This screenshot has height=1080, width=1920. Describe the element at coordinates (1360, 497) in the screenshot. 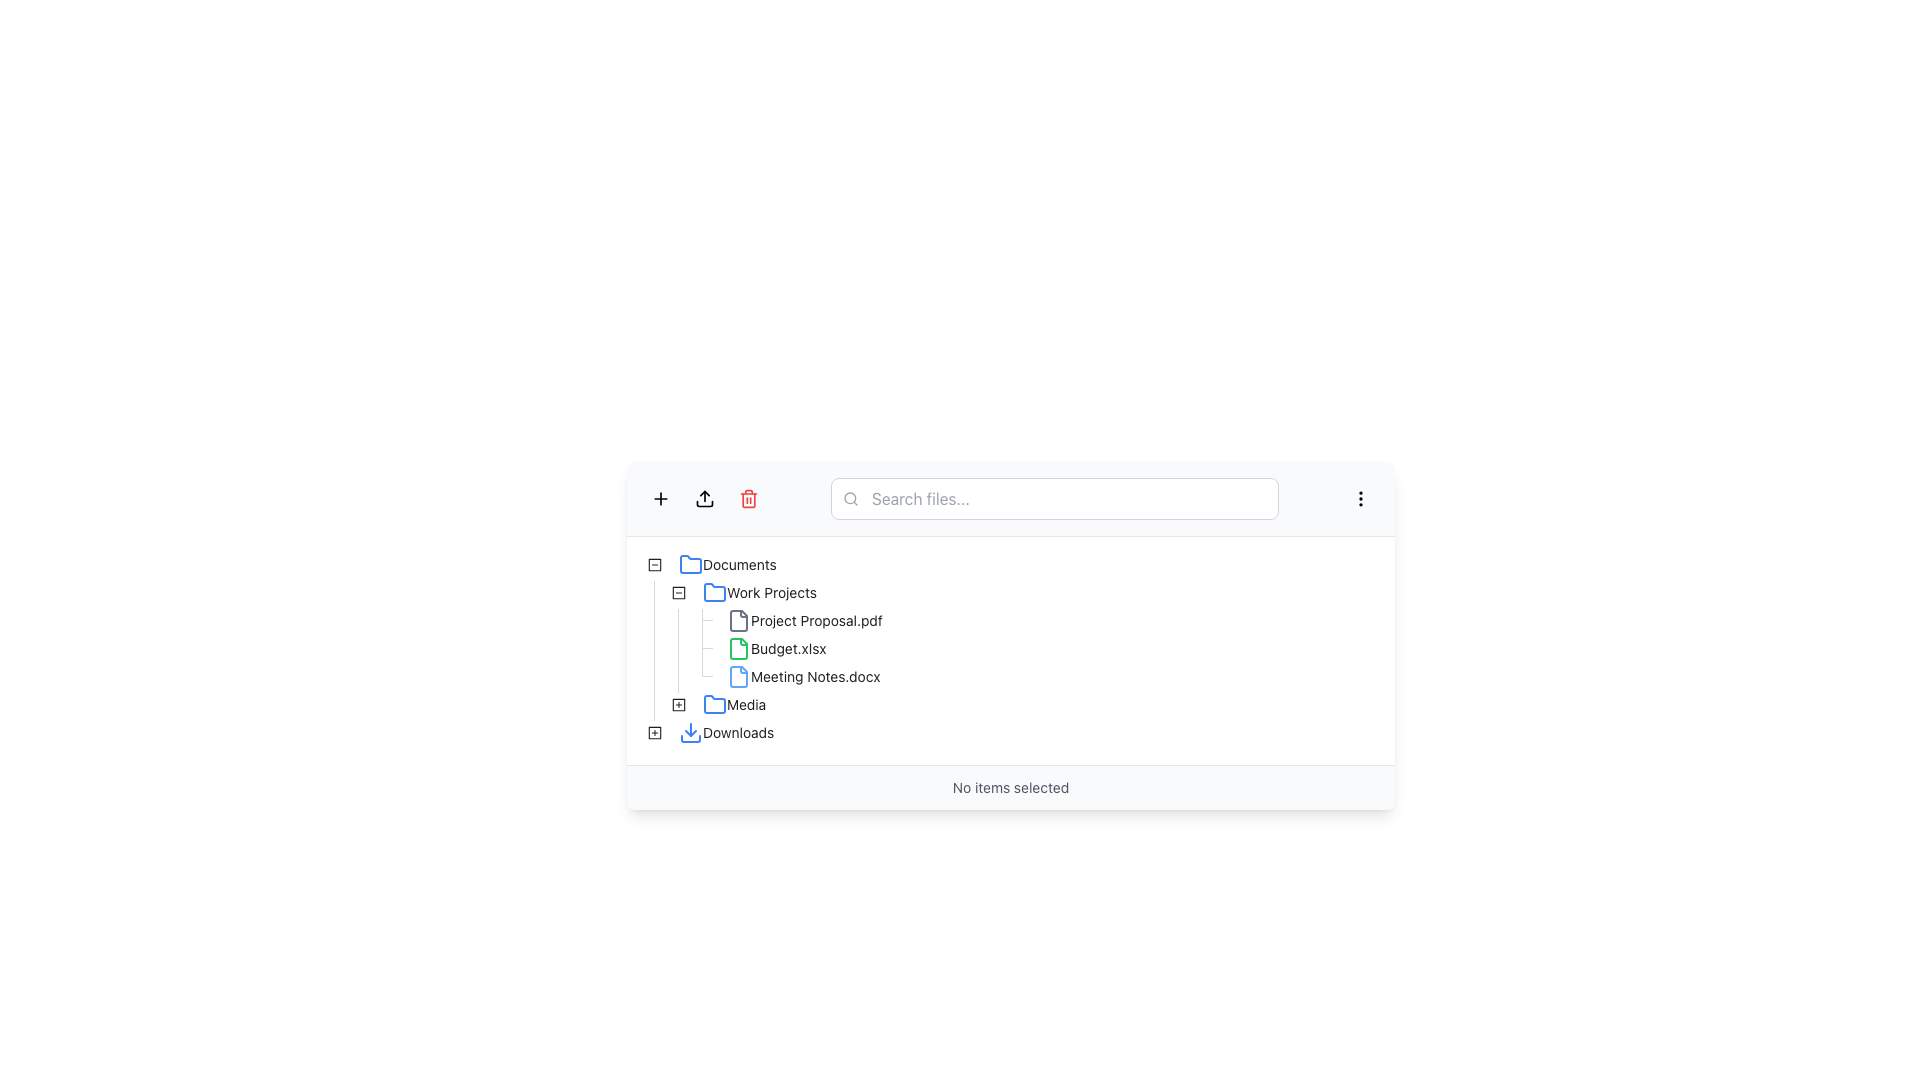

I see `the vertical ellipsis icon located in the top-right portion of the user interface` at that location.